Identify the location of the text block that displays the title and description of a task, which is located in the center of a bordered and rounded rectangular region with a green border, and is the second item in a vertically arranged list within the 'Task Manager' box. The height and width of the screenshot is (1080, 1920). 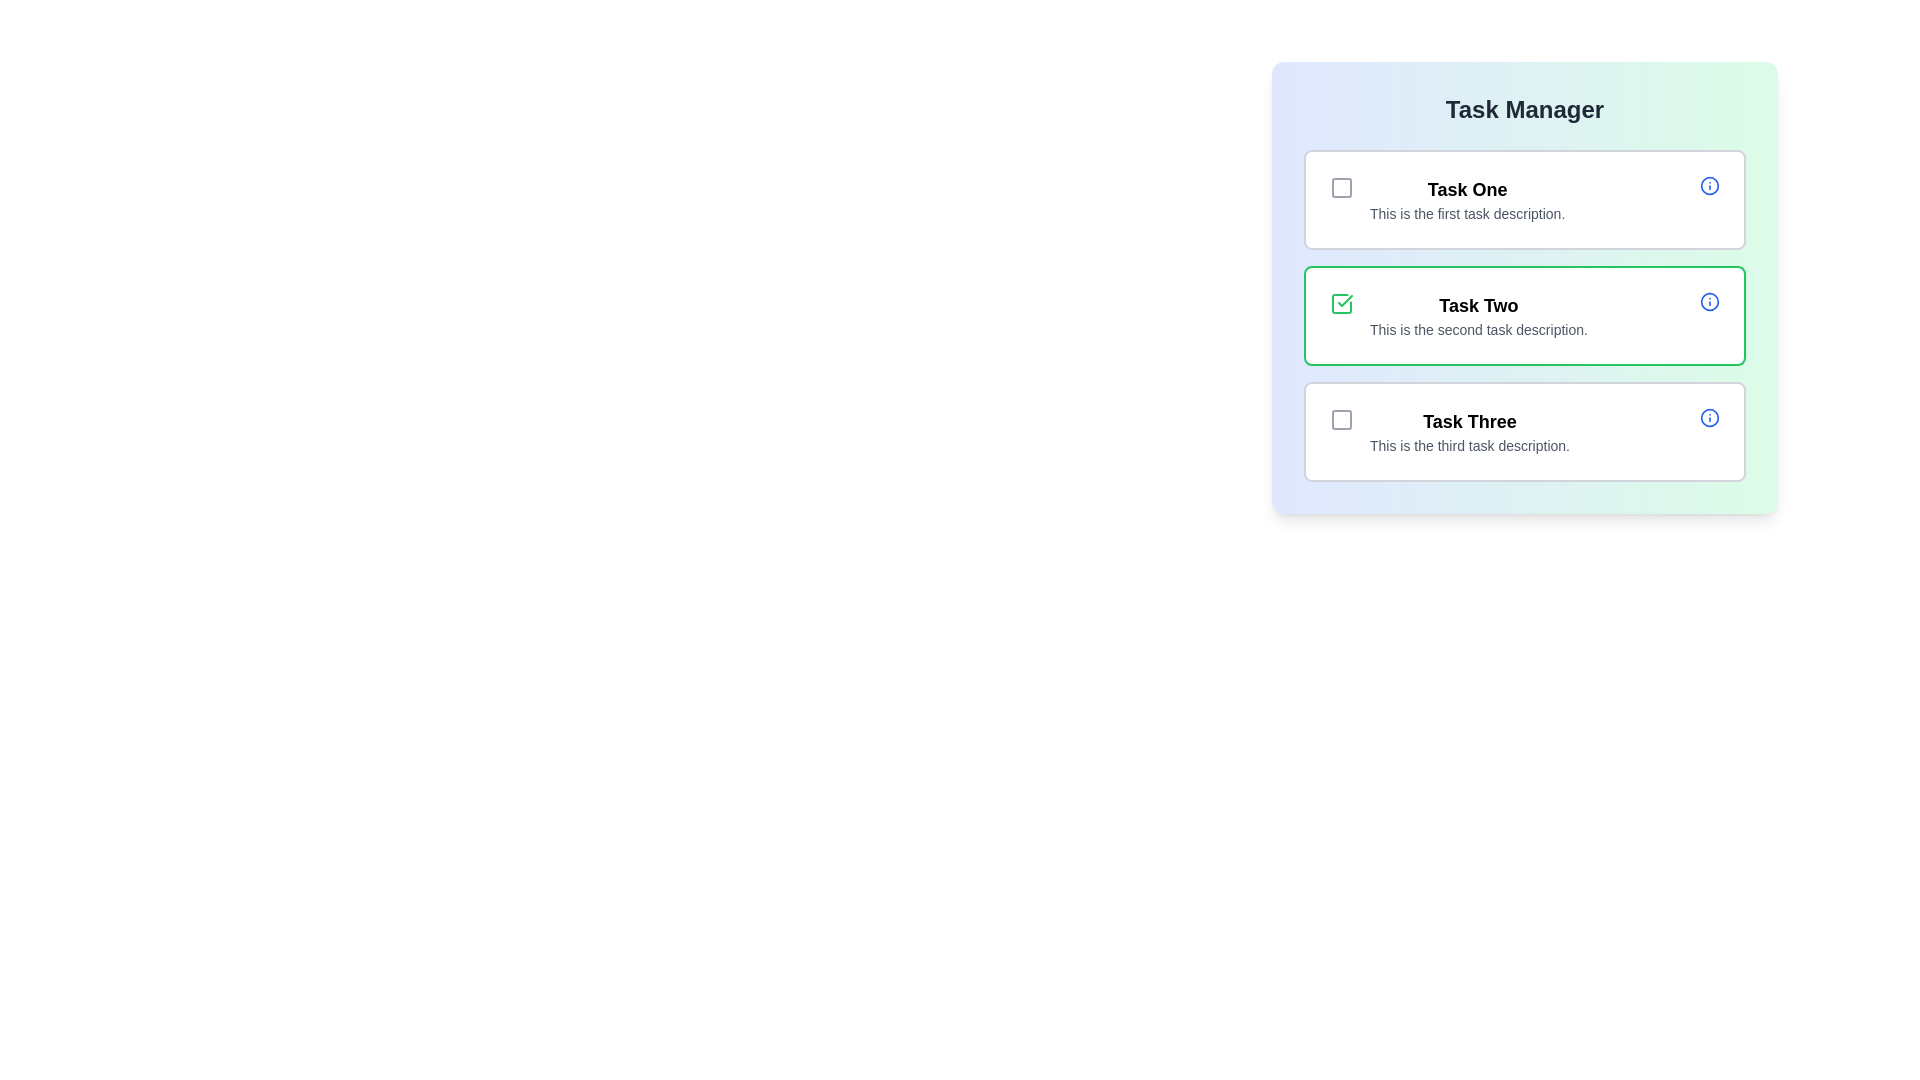
(1478, 315).